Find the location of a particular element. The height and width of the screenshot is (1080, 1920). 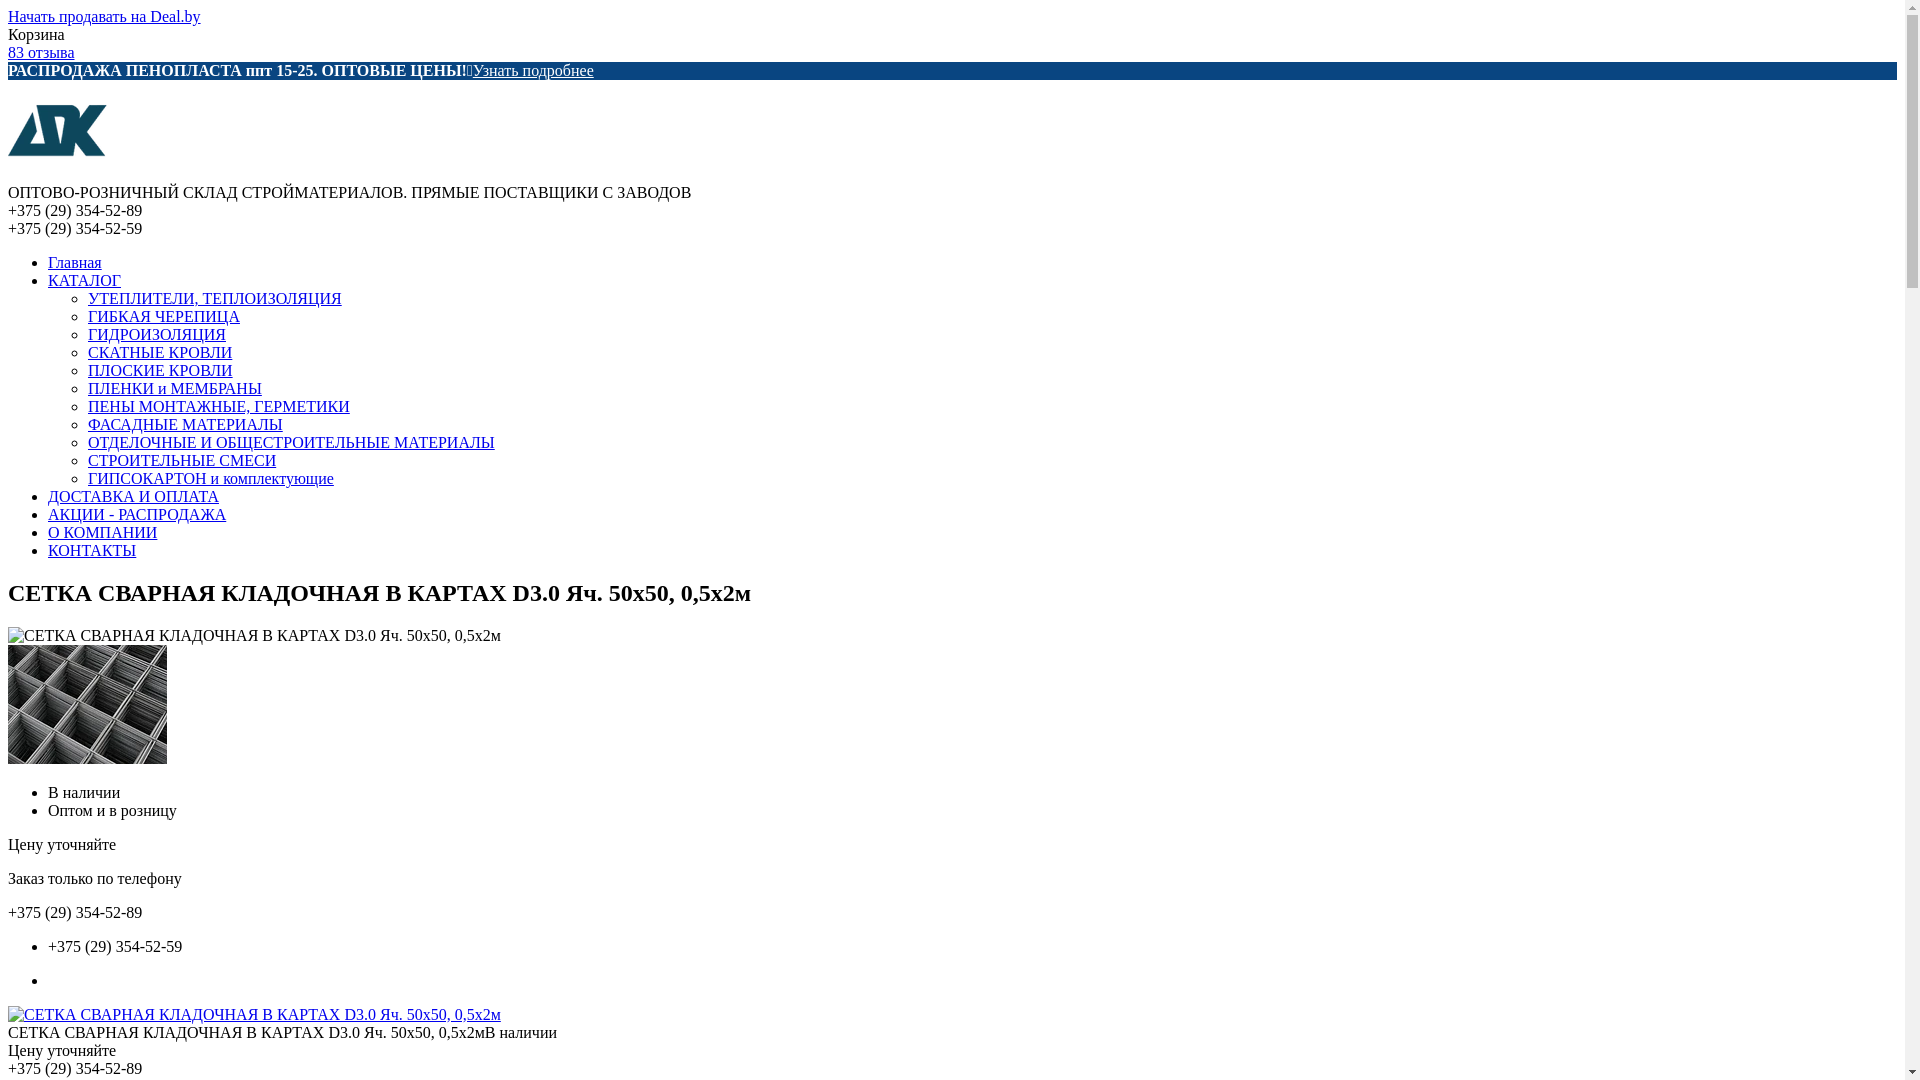

'domprofkomplekt.by' is located at coordinates (57, 173).